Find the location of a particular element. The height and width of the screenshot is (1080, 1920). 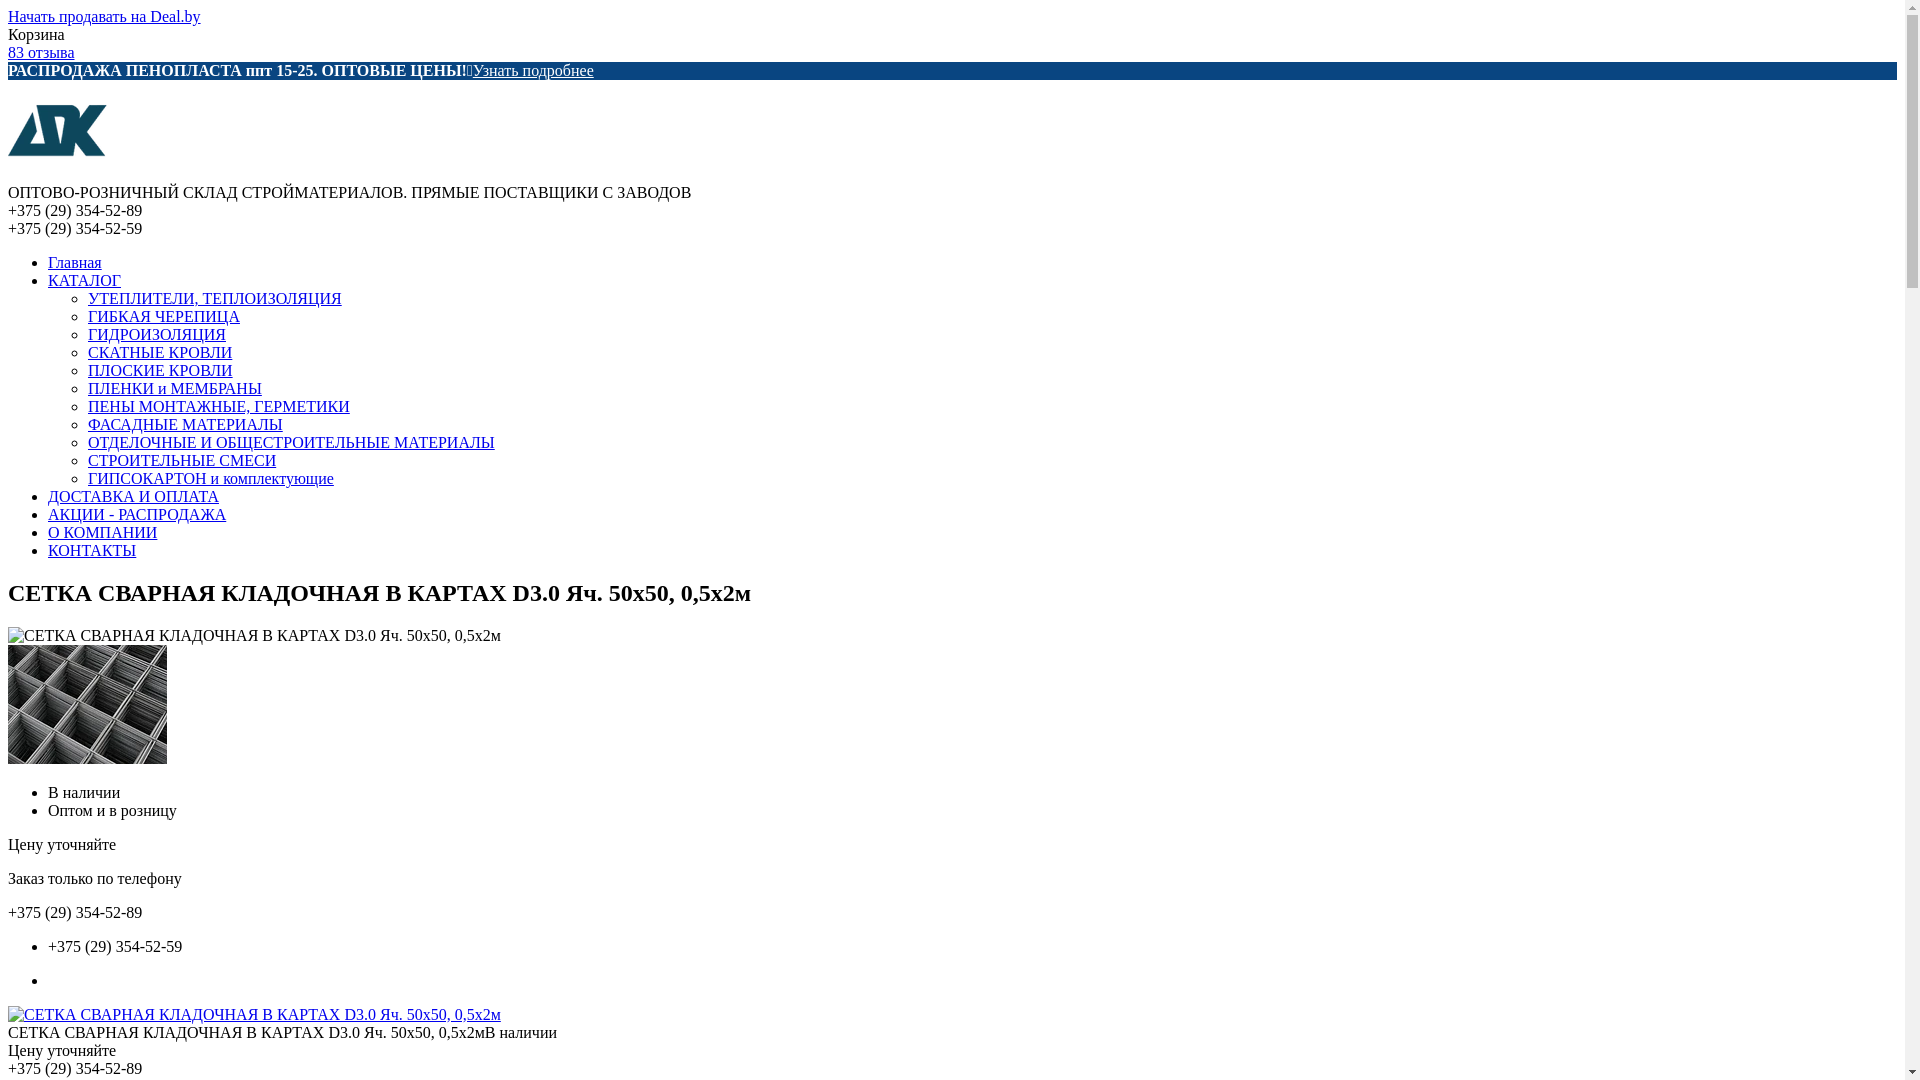

'domprofkomplekt.by' is located at coordinates (57, 173).